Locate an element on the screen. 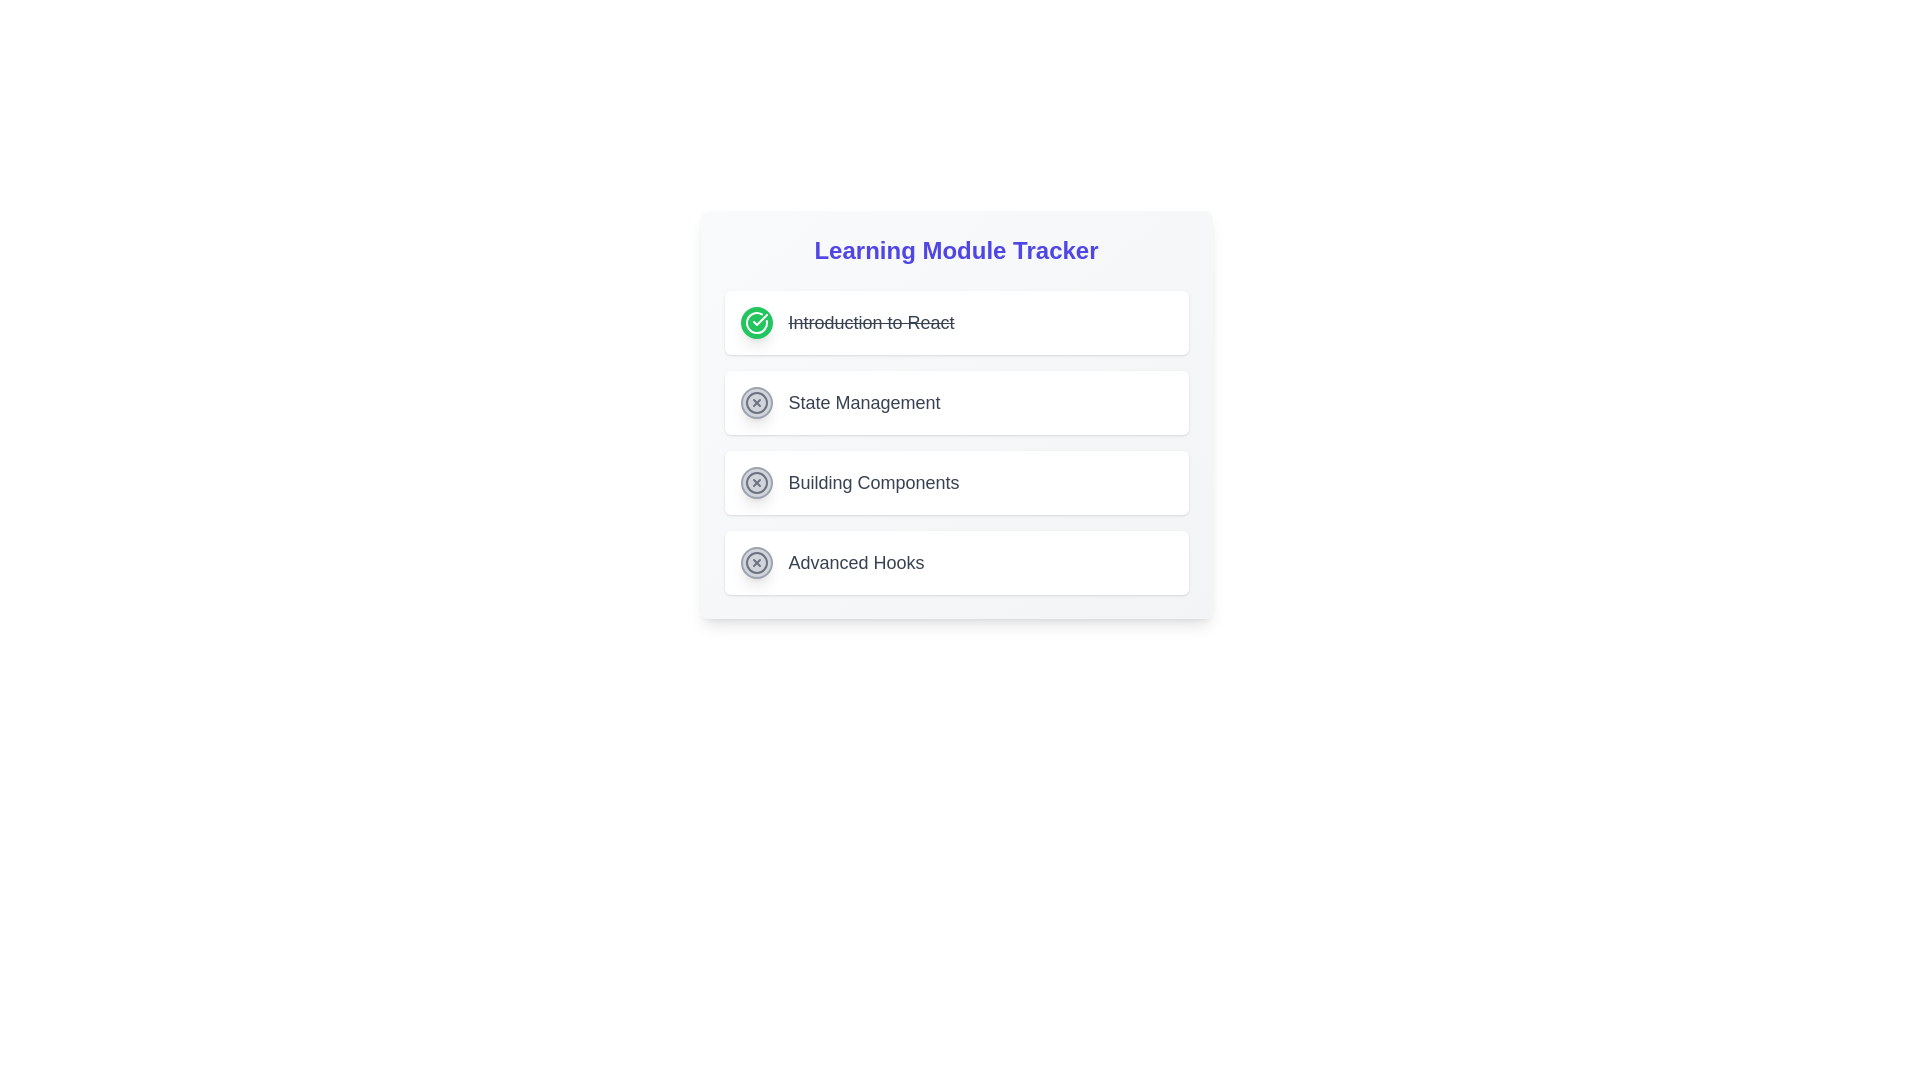  the circular graphic with a 10-unit radius located within the second icon of the third list item titled 'Building Components' in the 'Learning Module Tracker' is located at coordinates (755, 482).